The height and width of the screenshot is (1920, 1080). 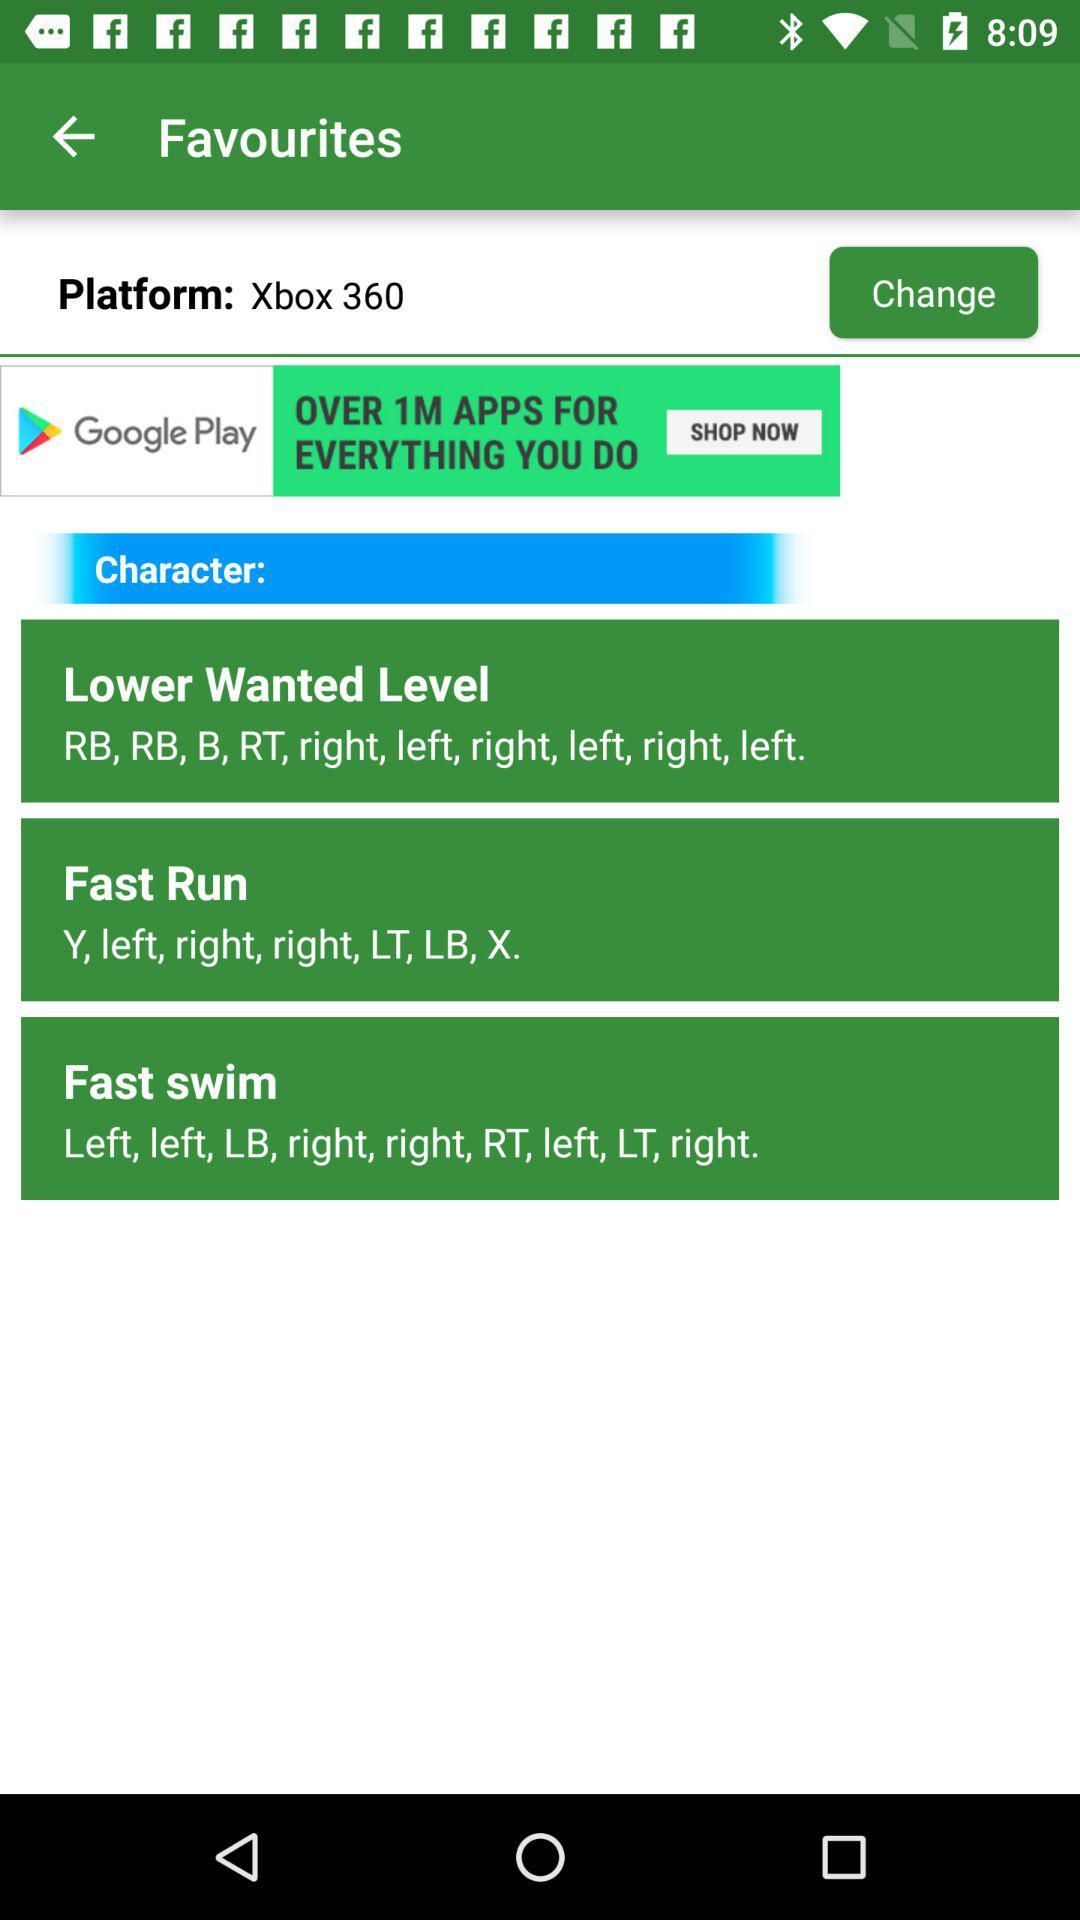 I want to click on open advertisement, so click(x=540, y=429).